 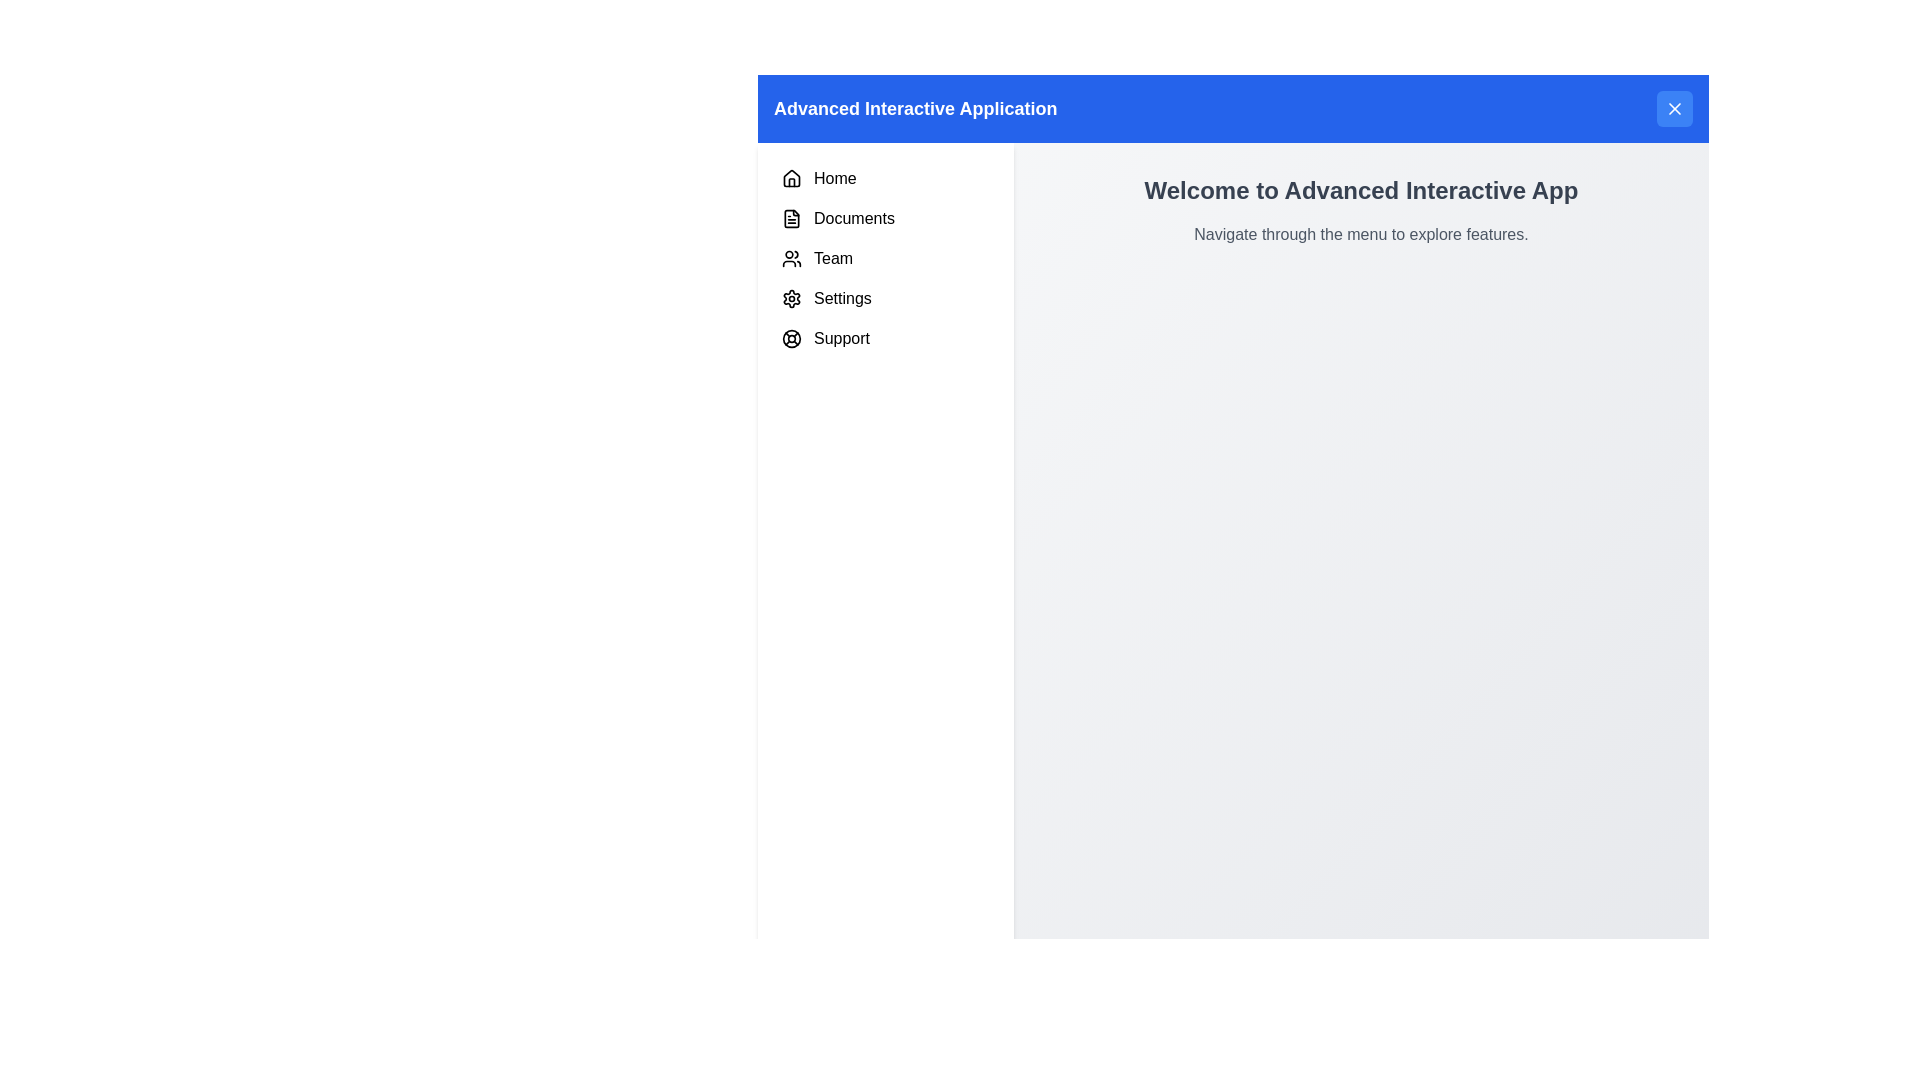 What do you see at coordinates (1675, 108) in the screenshot?
I see `the diagonal cross icon located in the top-right corner of the header bar, which is part of a button-like element` at bounding box center [1675, 108].